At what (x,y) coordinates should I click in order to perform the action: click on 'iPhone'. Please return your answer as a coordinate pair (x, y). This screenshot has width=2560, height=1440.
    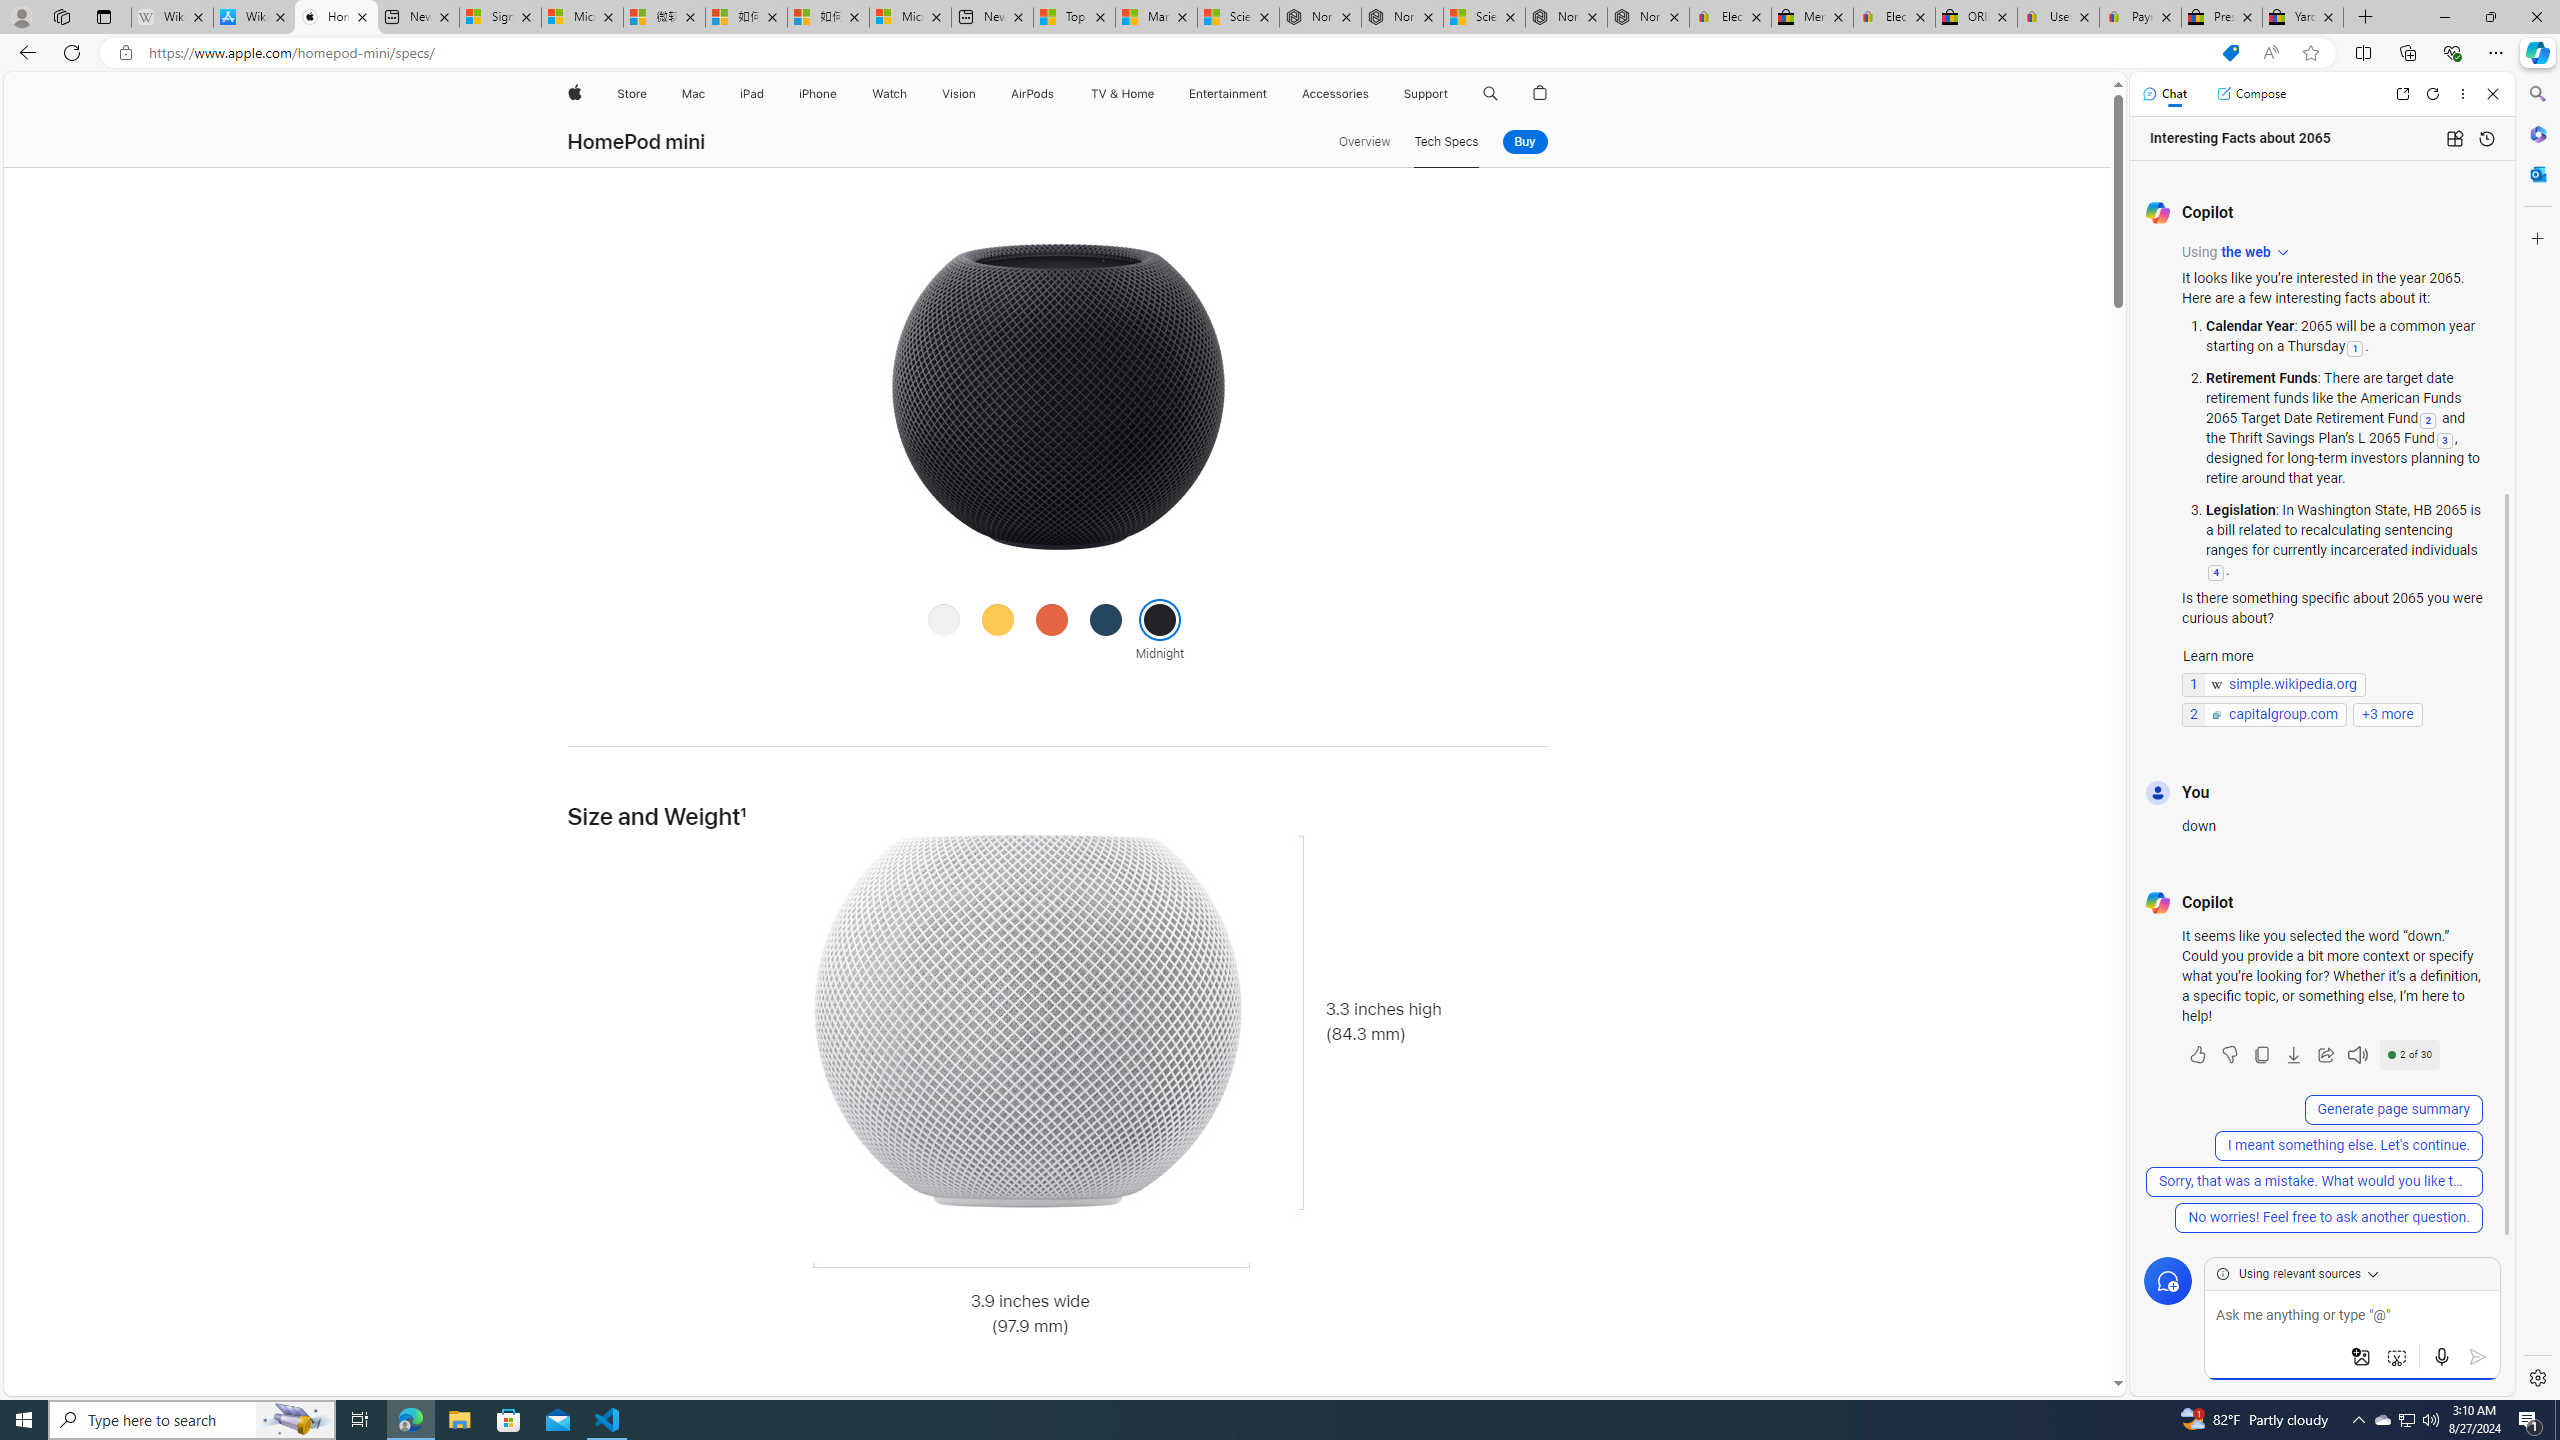
    Looking at the image, I should click on (816, 93).